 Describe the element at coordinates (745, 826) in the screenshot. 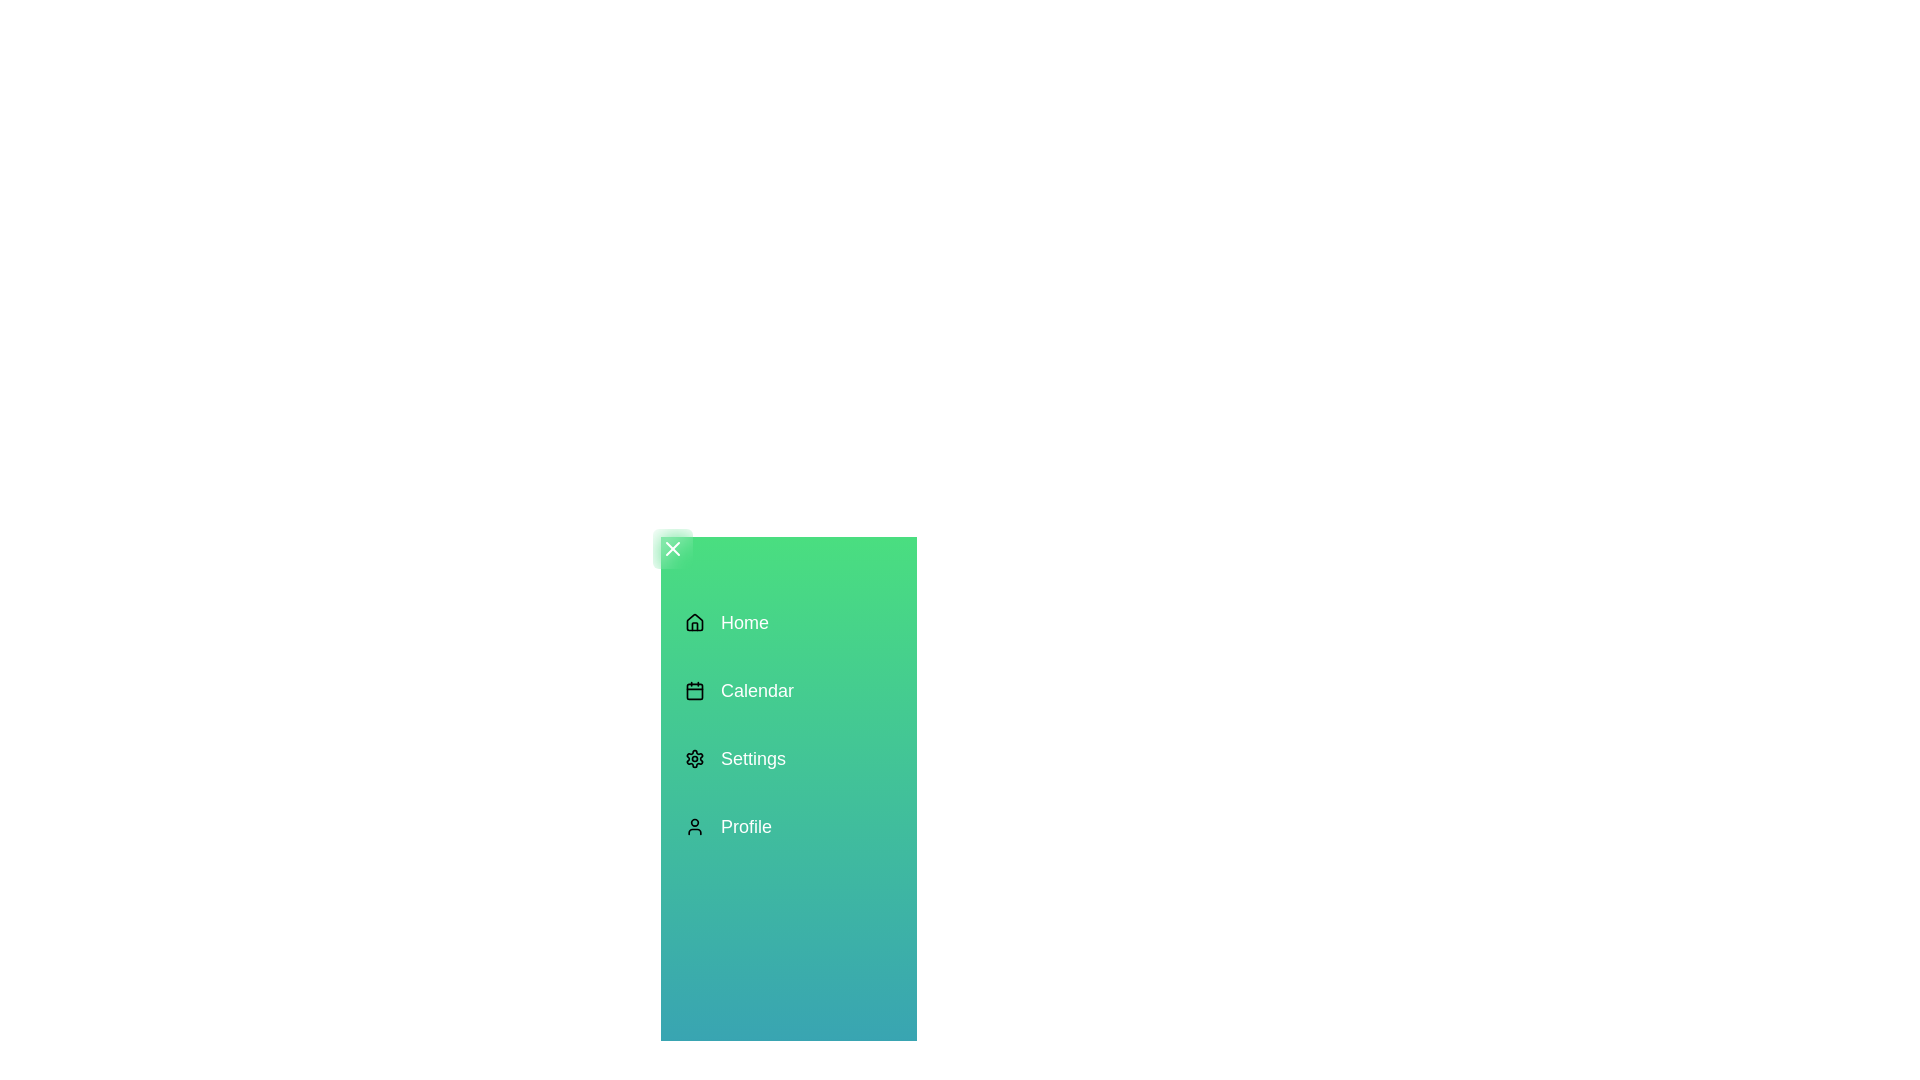

I see `the 'Profile' text label in the navigation menu` at that location.